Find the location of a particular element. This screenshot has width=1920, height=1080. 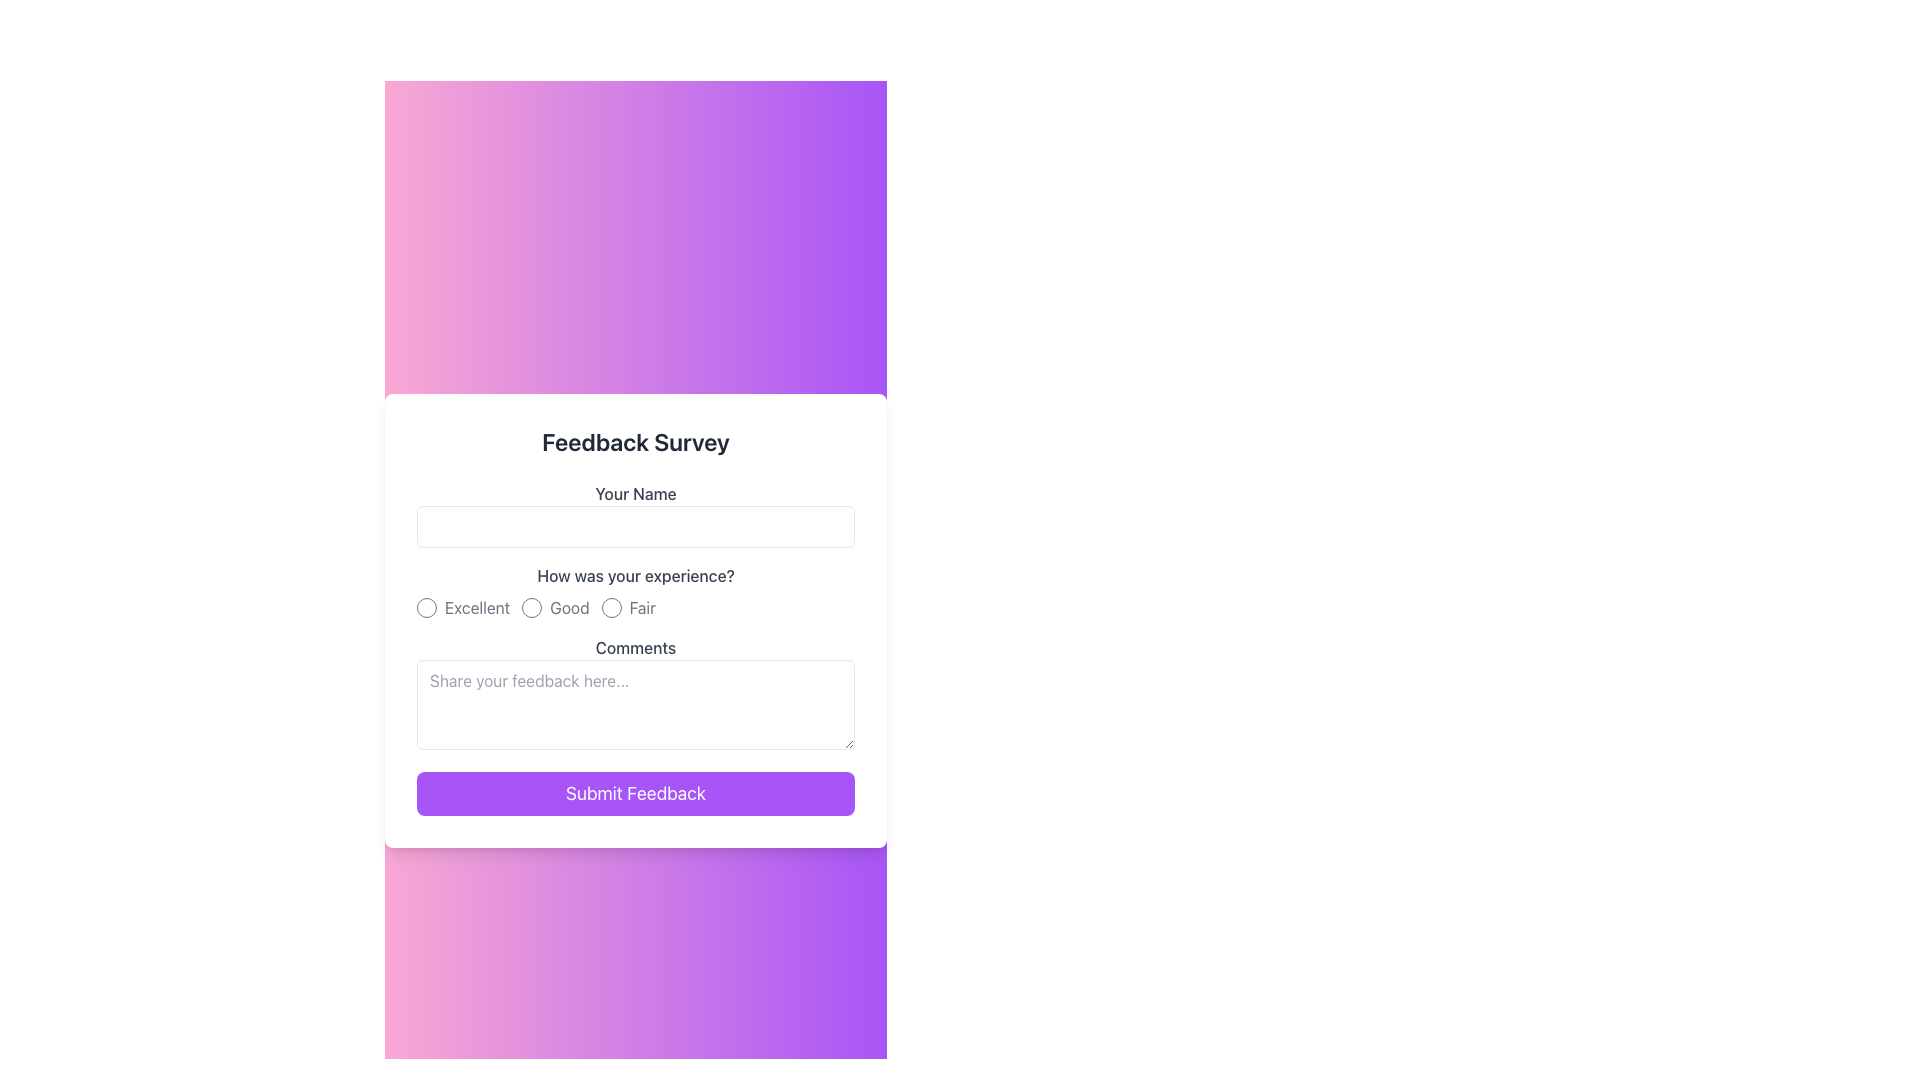

the options in the Radio Button Group that allows users to select feedback options: 'Excellent,' 'Good,' or 'Fair.' is located at coordinates (634, 590).